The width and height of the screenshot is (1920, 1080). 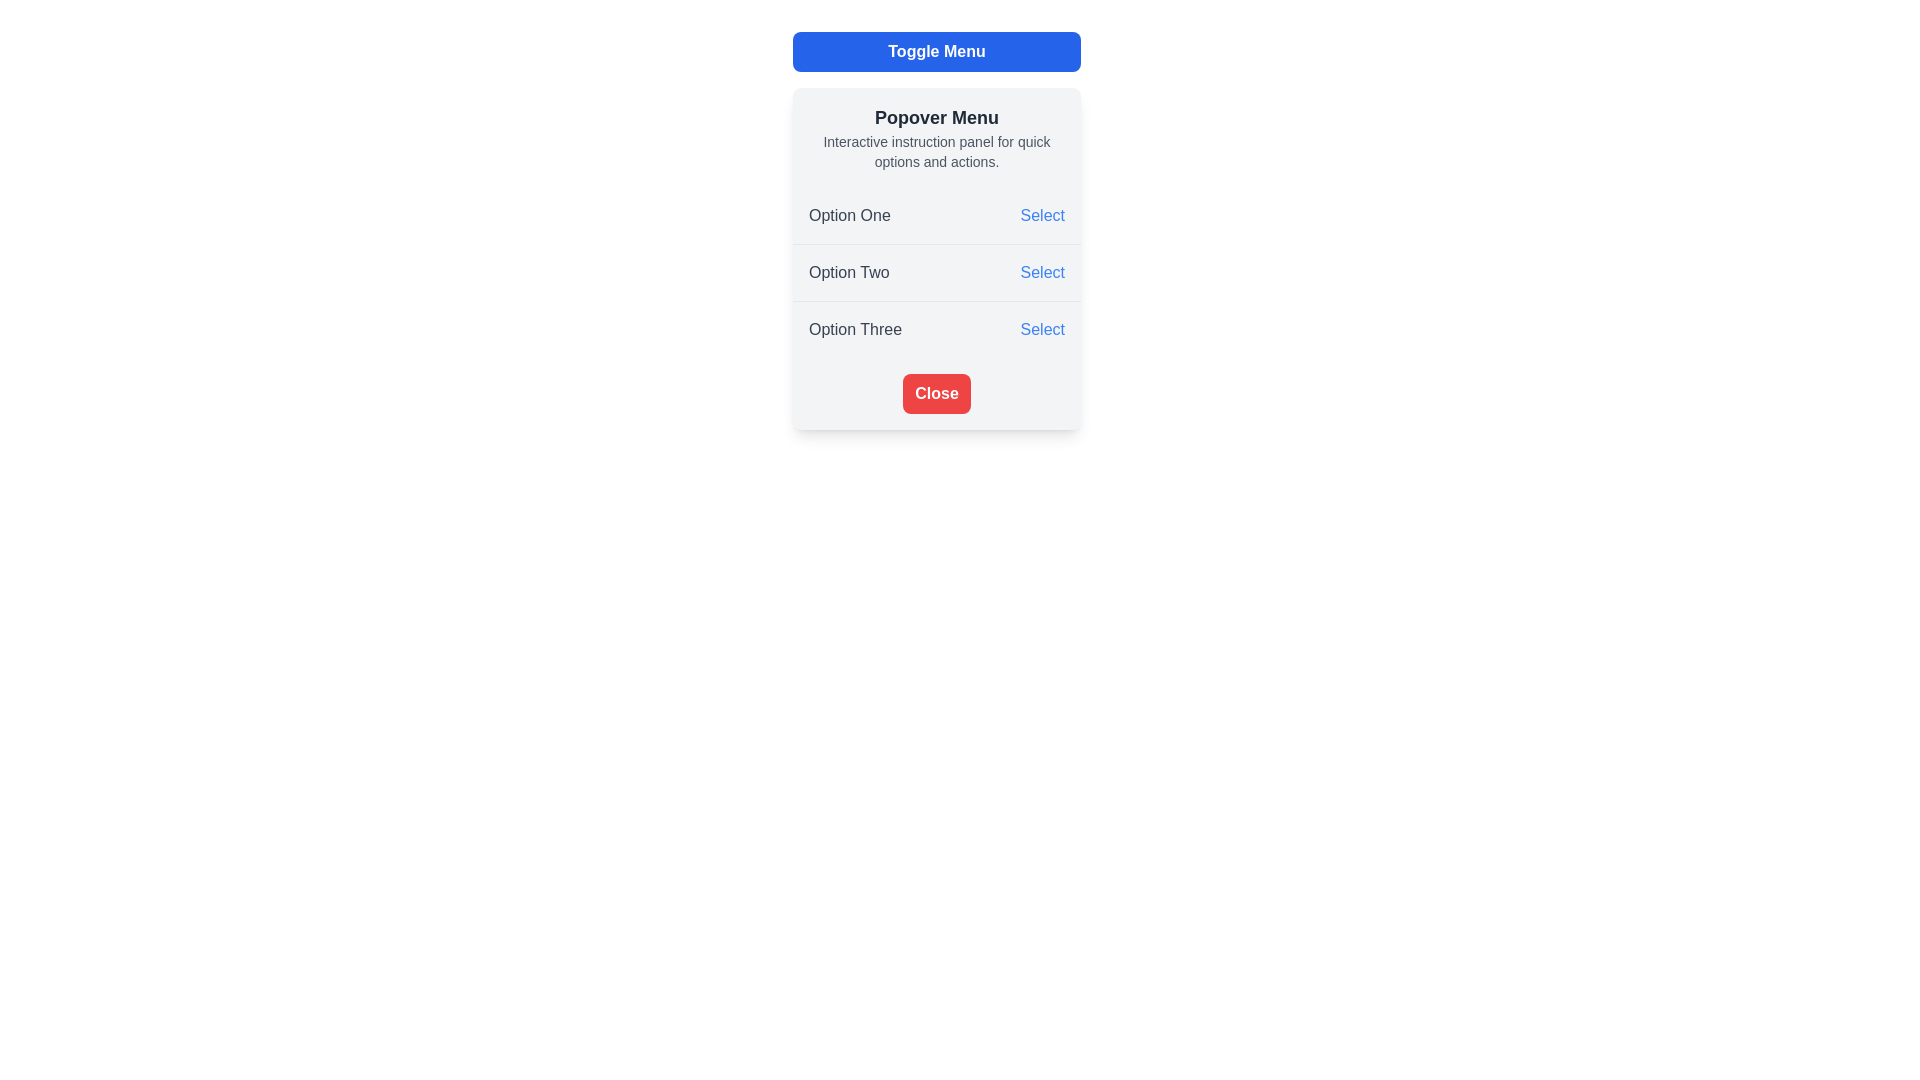 What do you see at coordinates (935, 393) in the screenshot?
I see `the red 'Close' button with rounded corners at the bottom of the popover menu` at bounding box center [935, 393].